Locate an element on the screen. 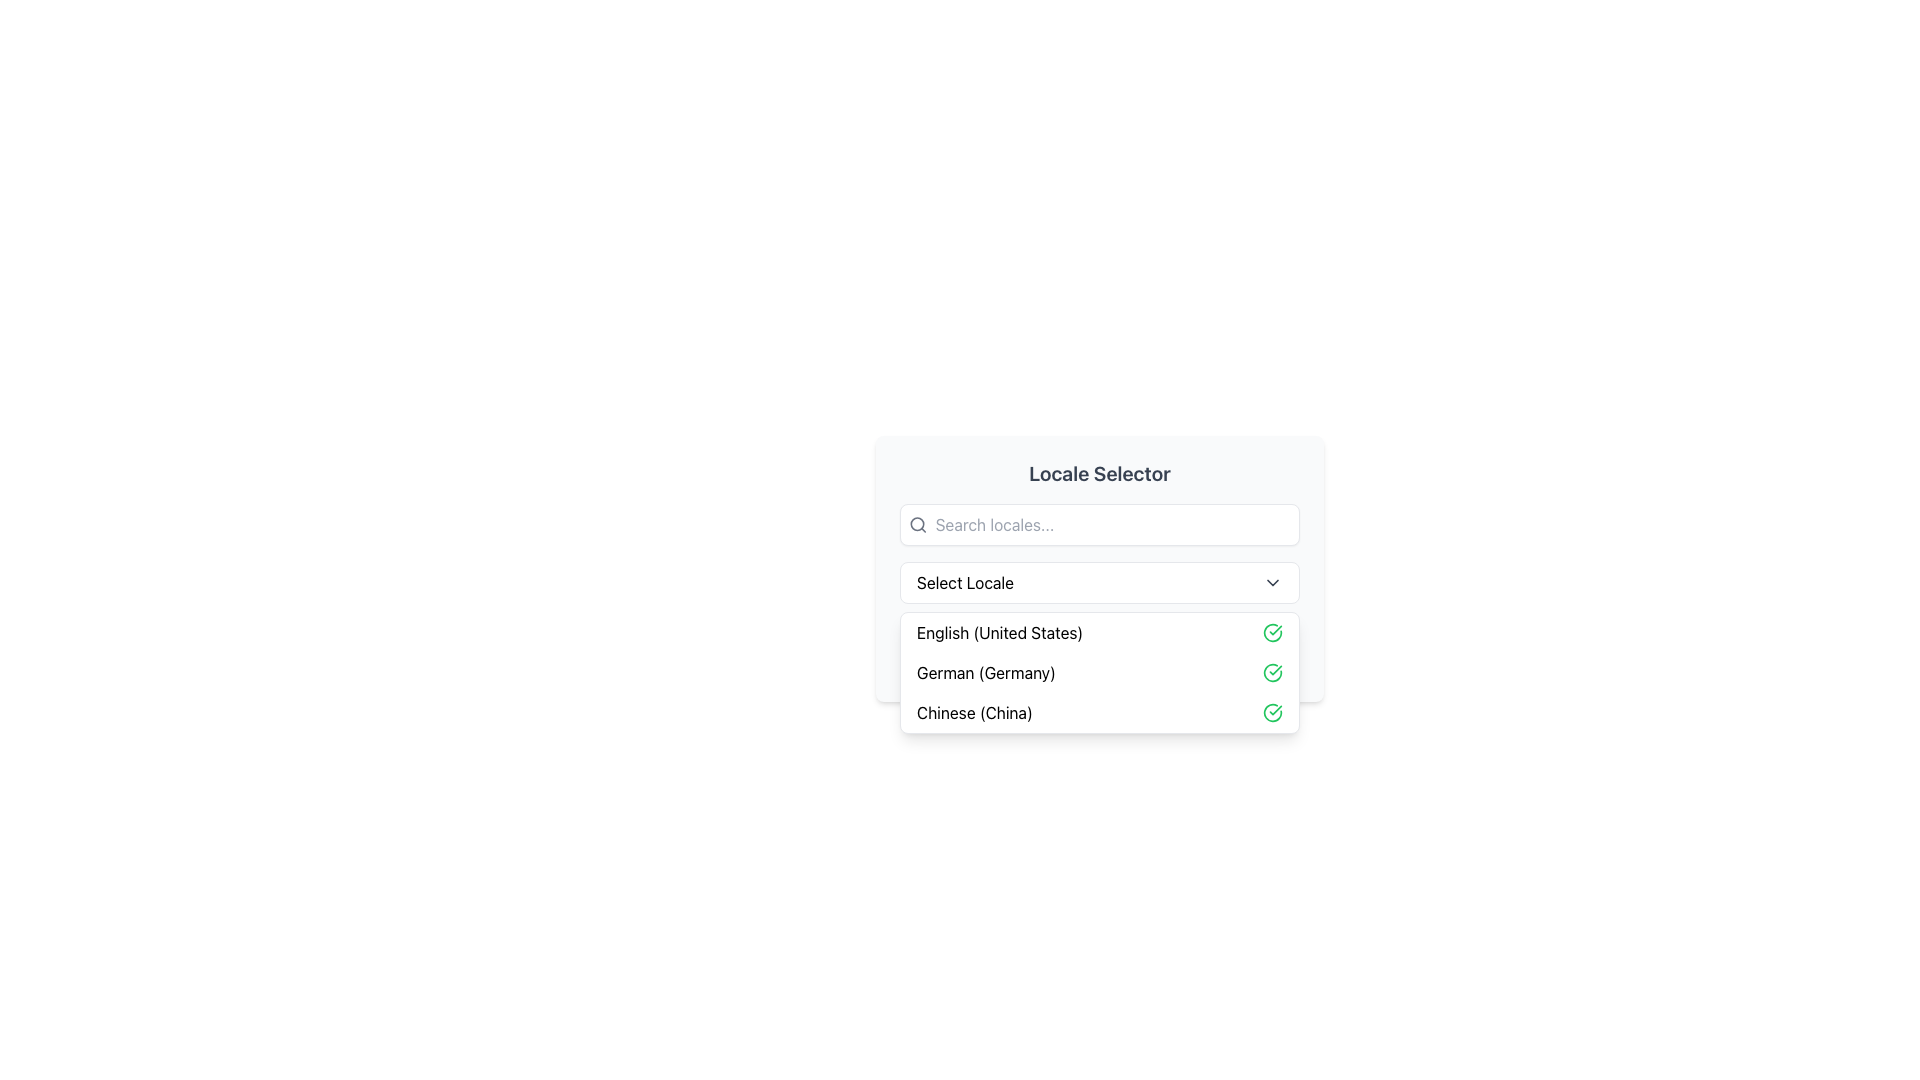 This screenshot has width=1920, height=1080. the Chevron icon located to the right of the 'Select Locale' text is located at coordinates (1271, 582).